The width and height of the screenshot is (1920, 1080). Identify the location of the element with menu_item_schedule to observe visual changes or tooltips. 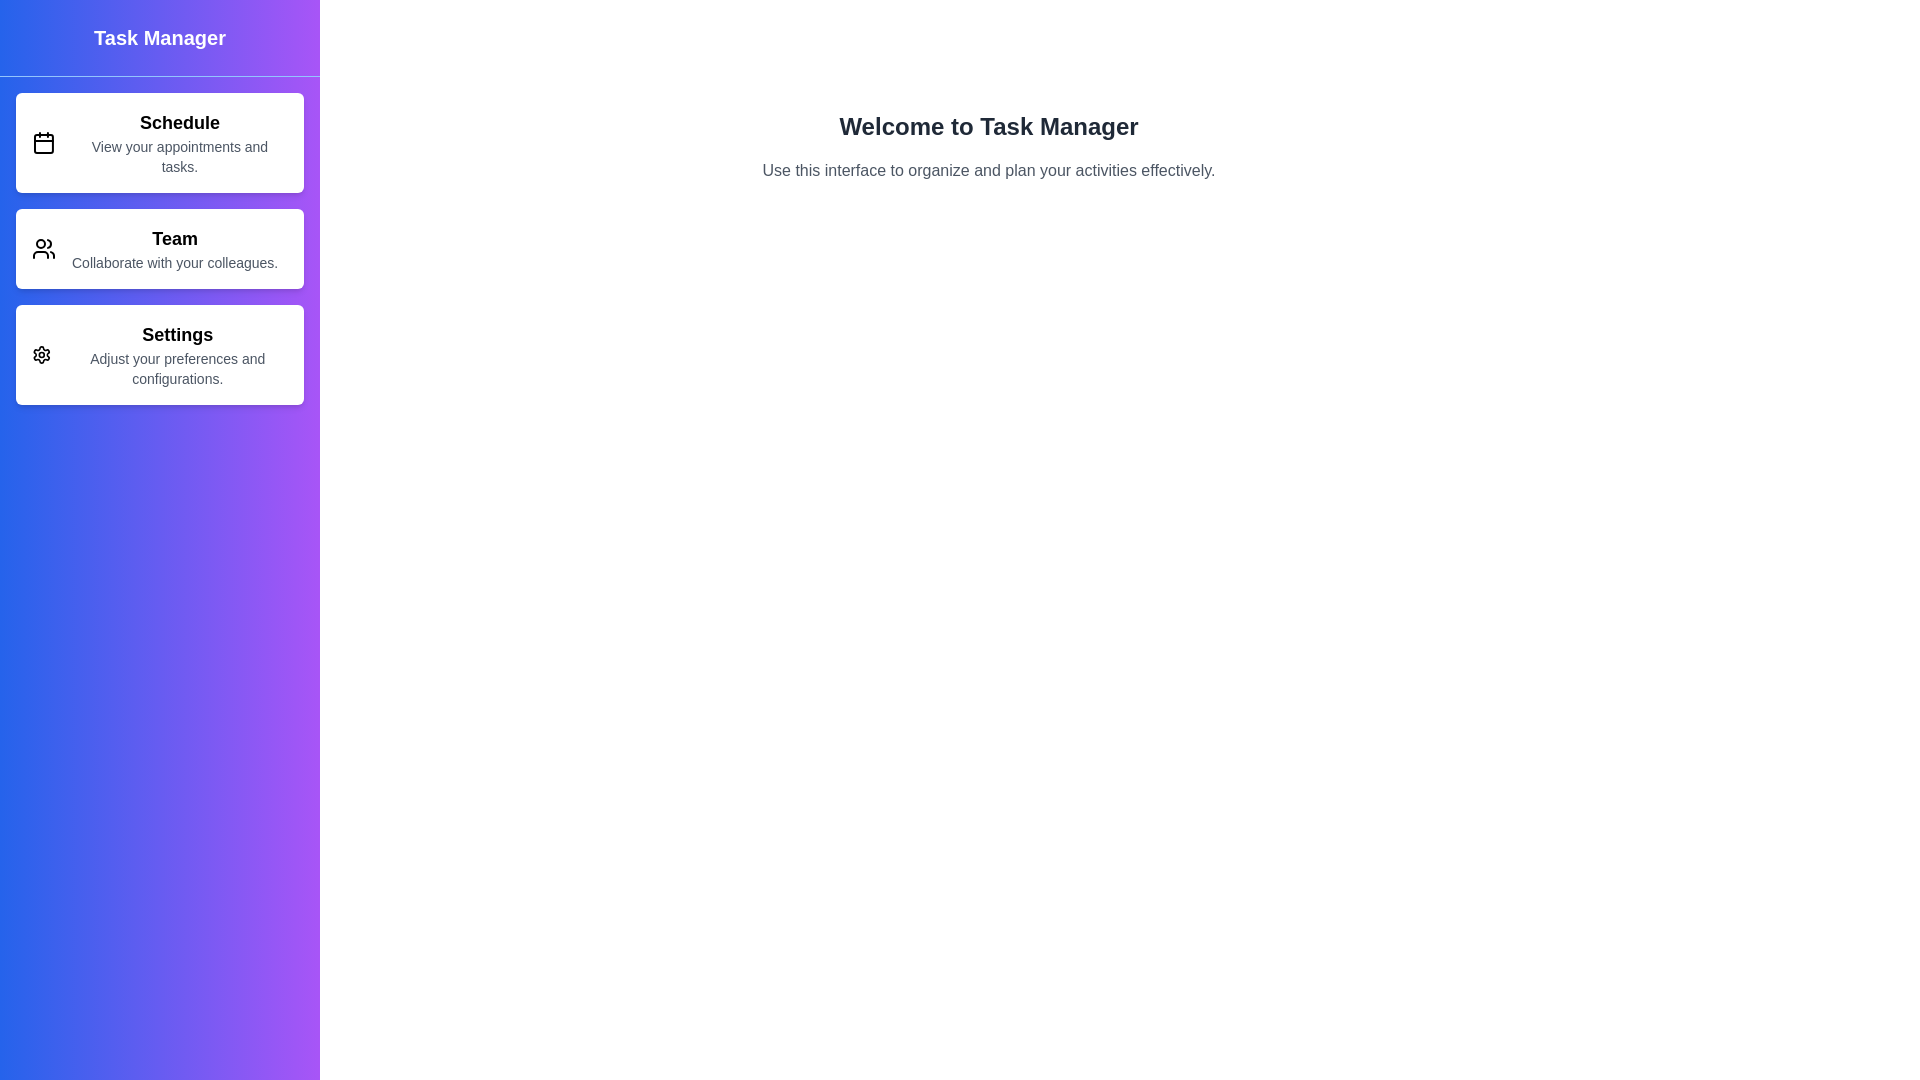
(158, 141).